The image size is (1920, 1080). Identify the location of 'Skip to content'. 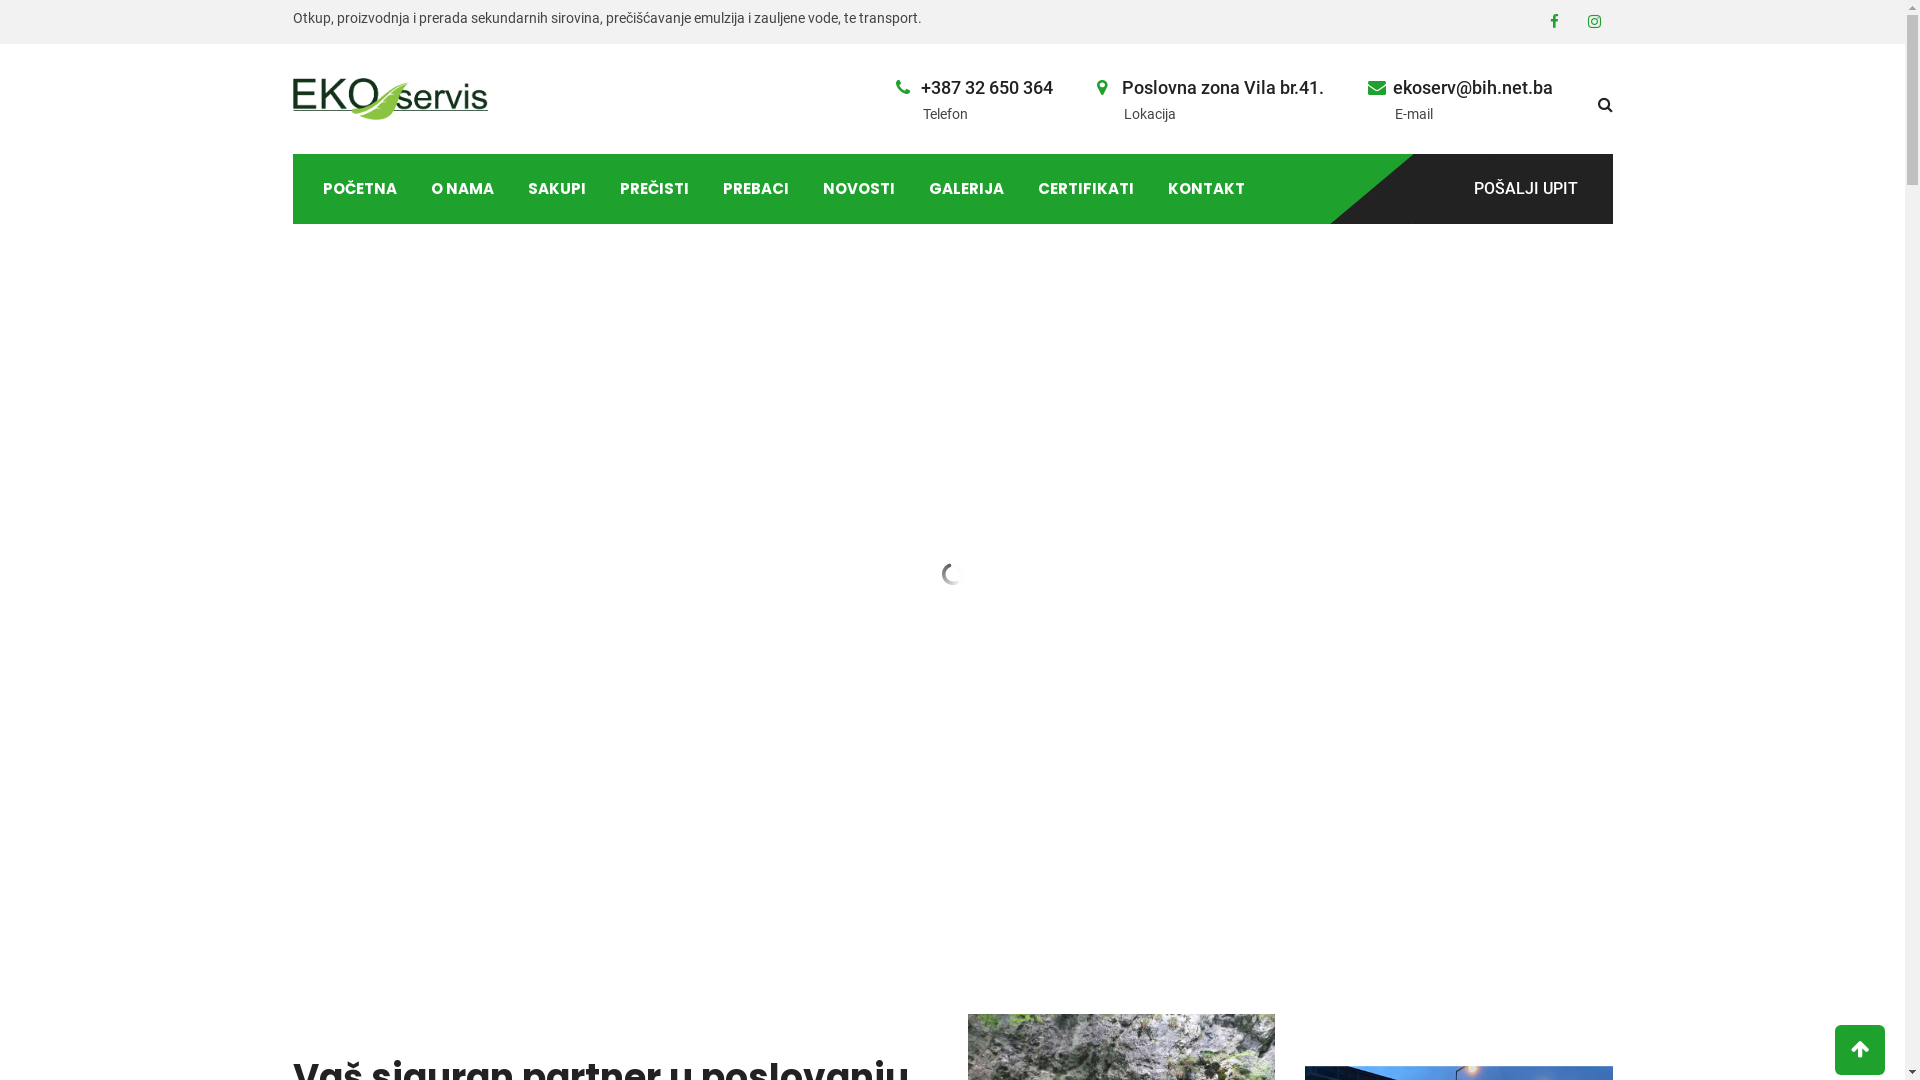
(0, 0).